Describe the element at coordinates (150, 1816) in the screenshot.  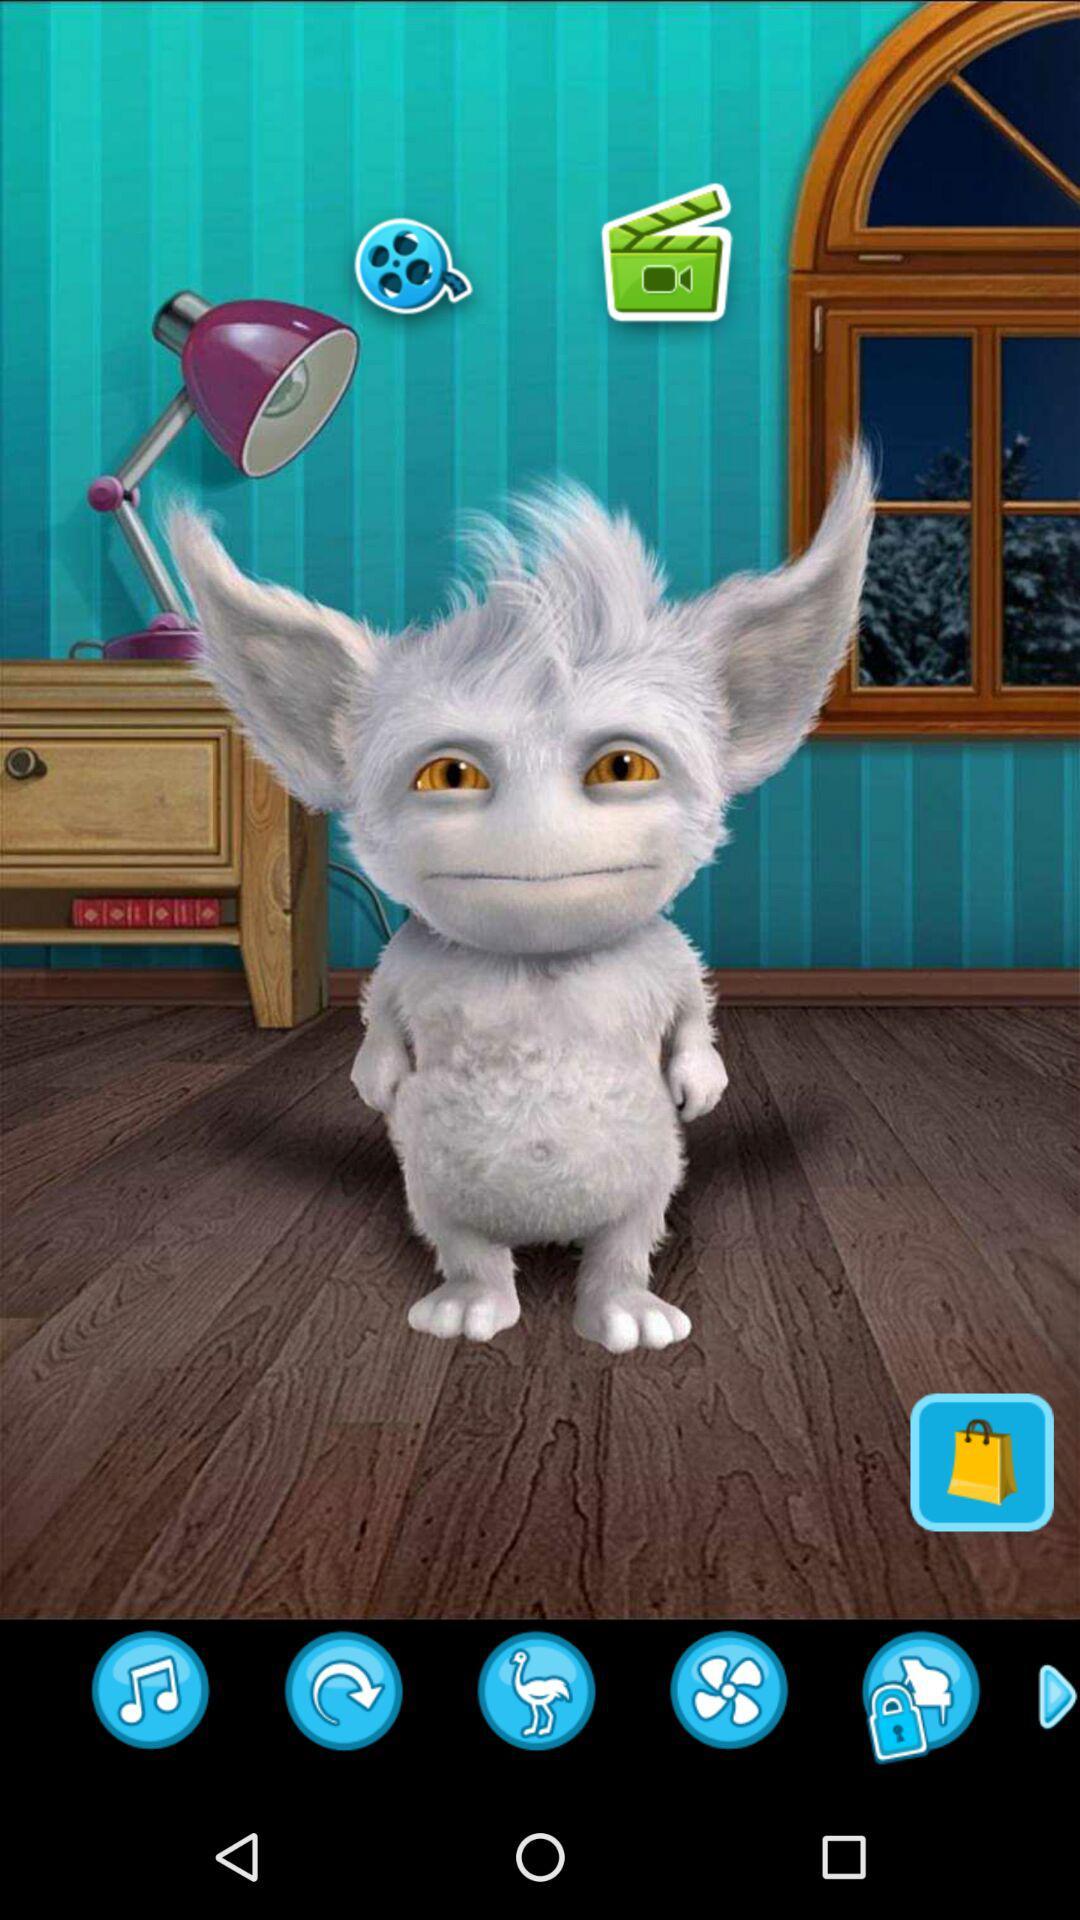
I see `the music icon` at that location.